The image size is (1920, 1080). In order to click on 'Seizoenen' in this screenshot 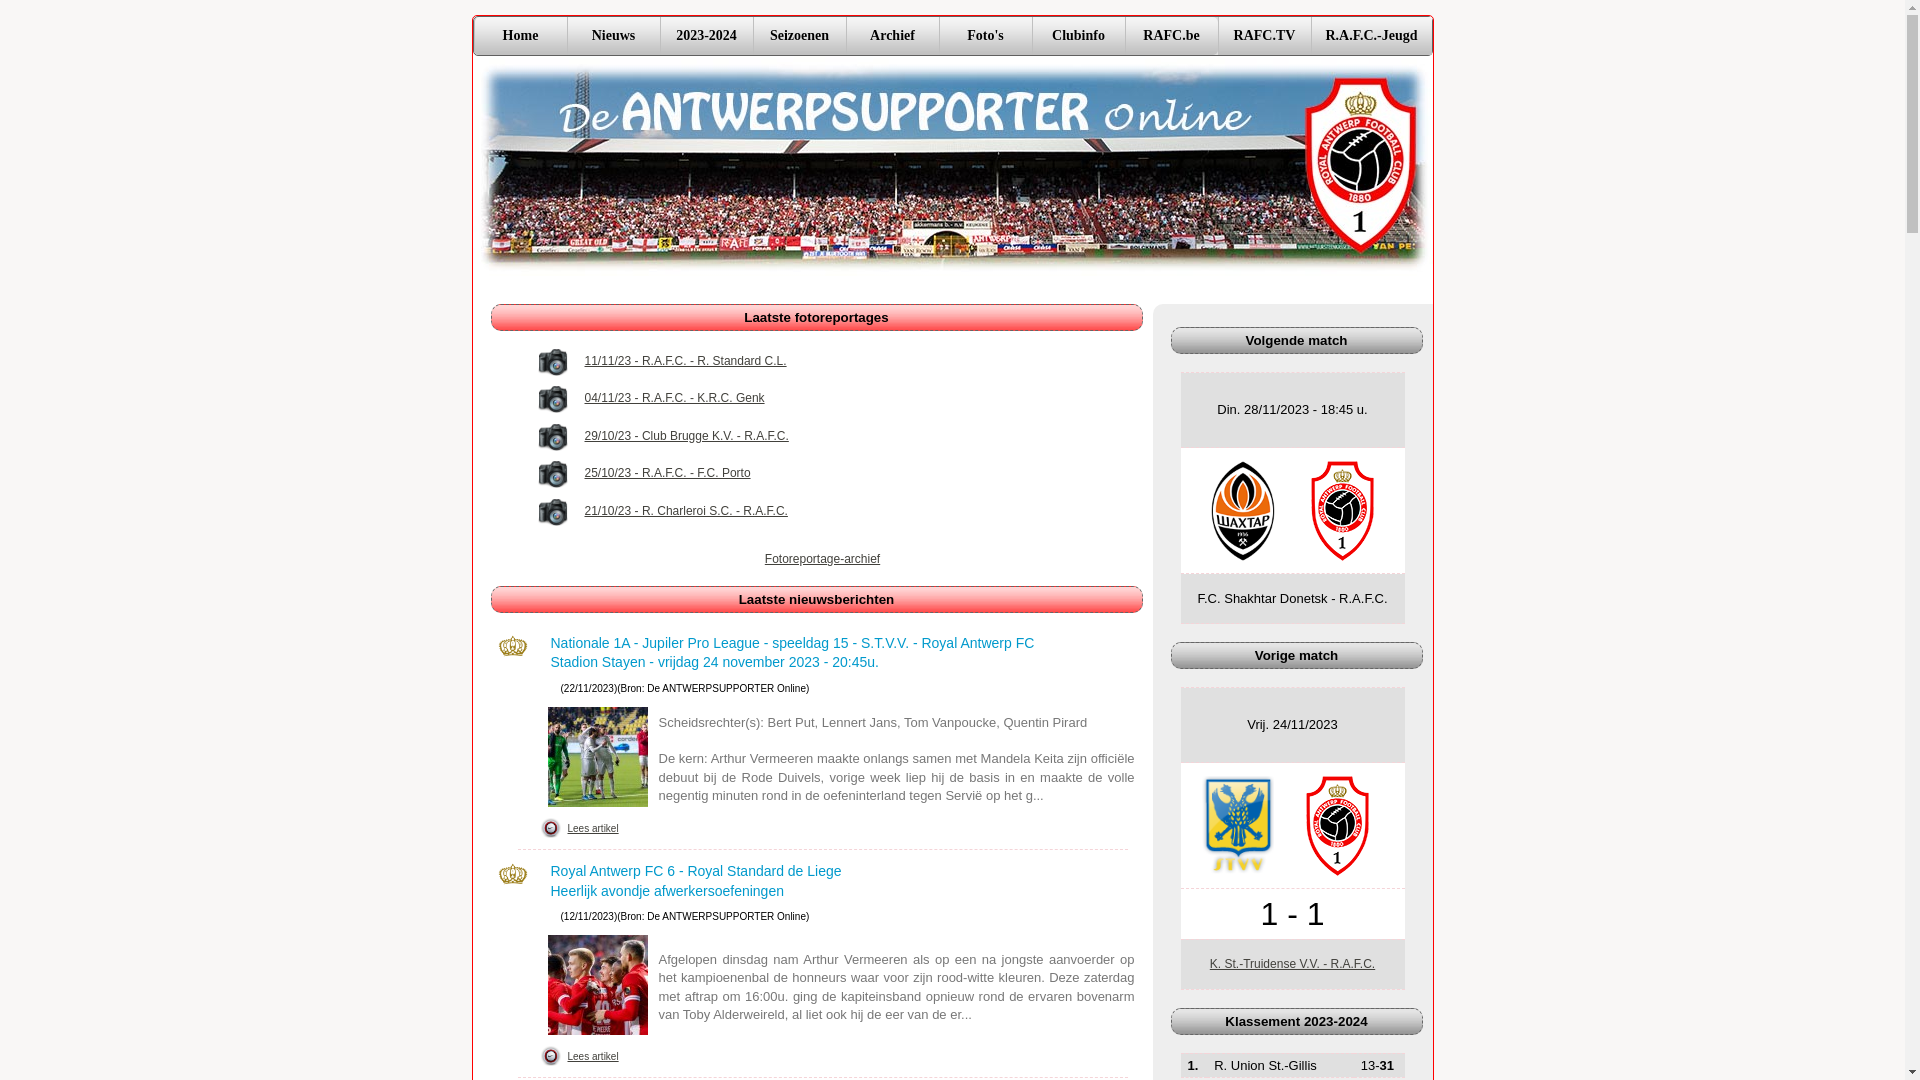, I will do `click(797, 35)`.